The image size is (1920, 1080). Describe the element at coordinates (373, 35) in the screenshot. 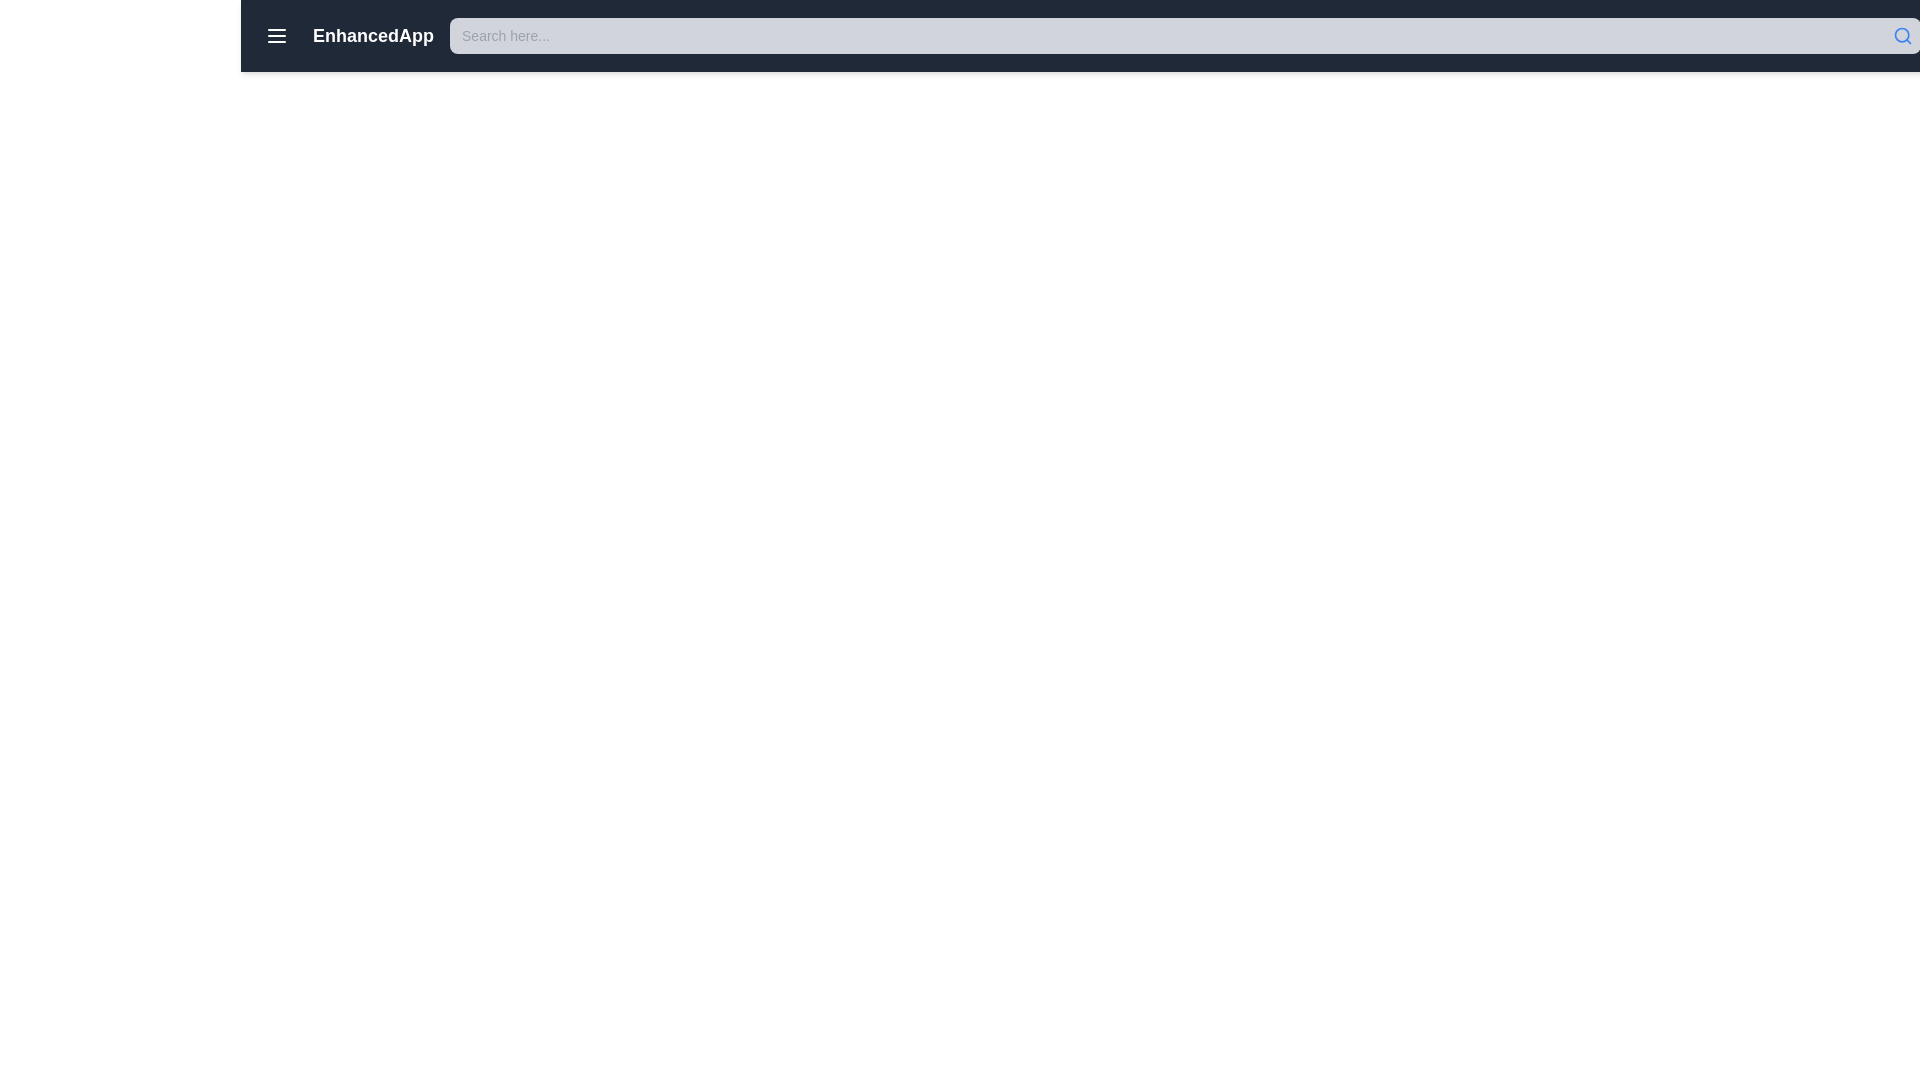

I see `title presented by the Text Label located at the center of the top navigation bar, positioned between the menu icon and the search input box` at that location.